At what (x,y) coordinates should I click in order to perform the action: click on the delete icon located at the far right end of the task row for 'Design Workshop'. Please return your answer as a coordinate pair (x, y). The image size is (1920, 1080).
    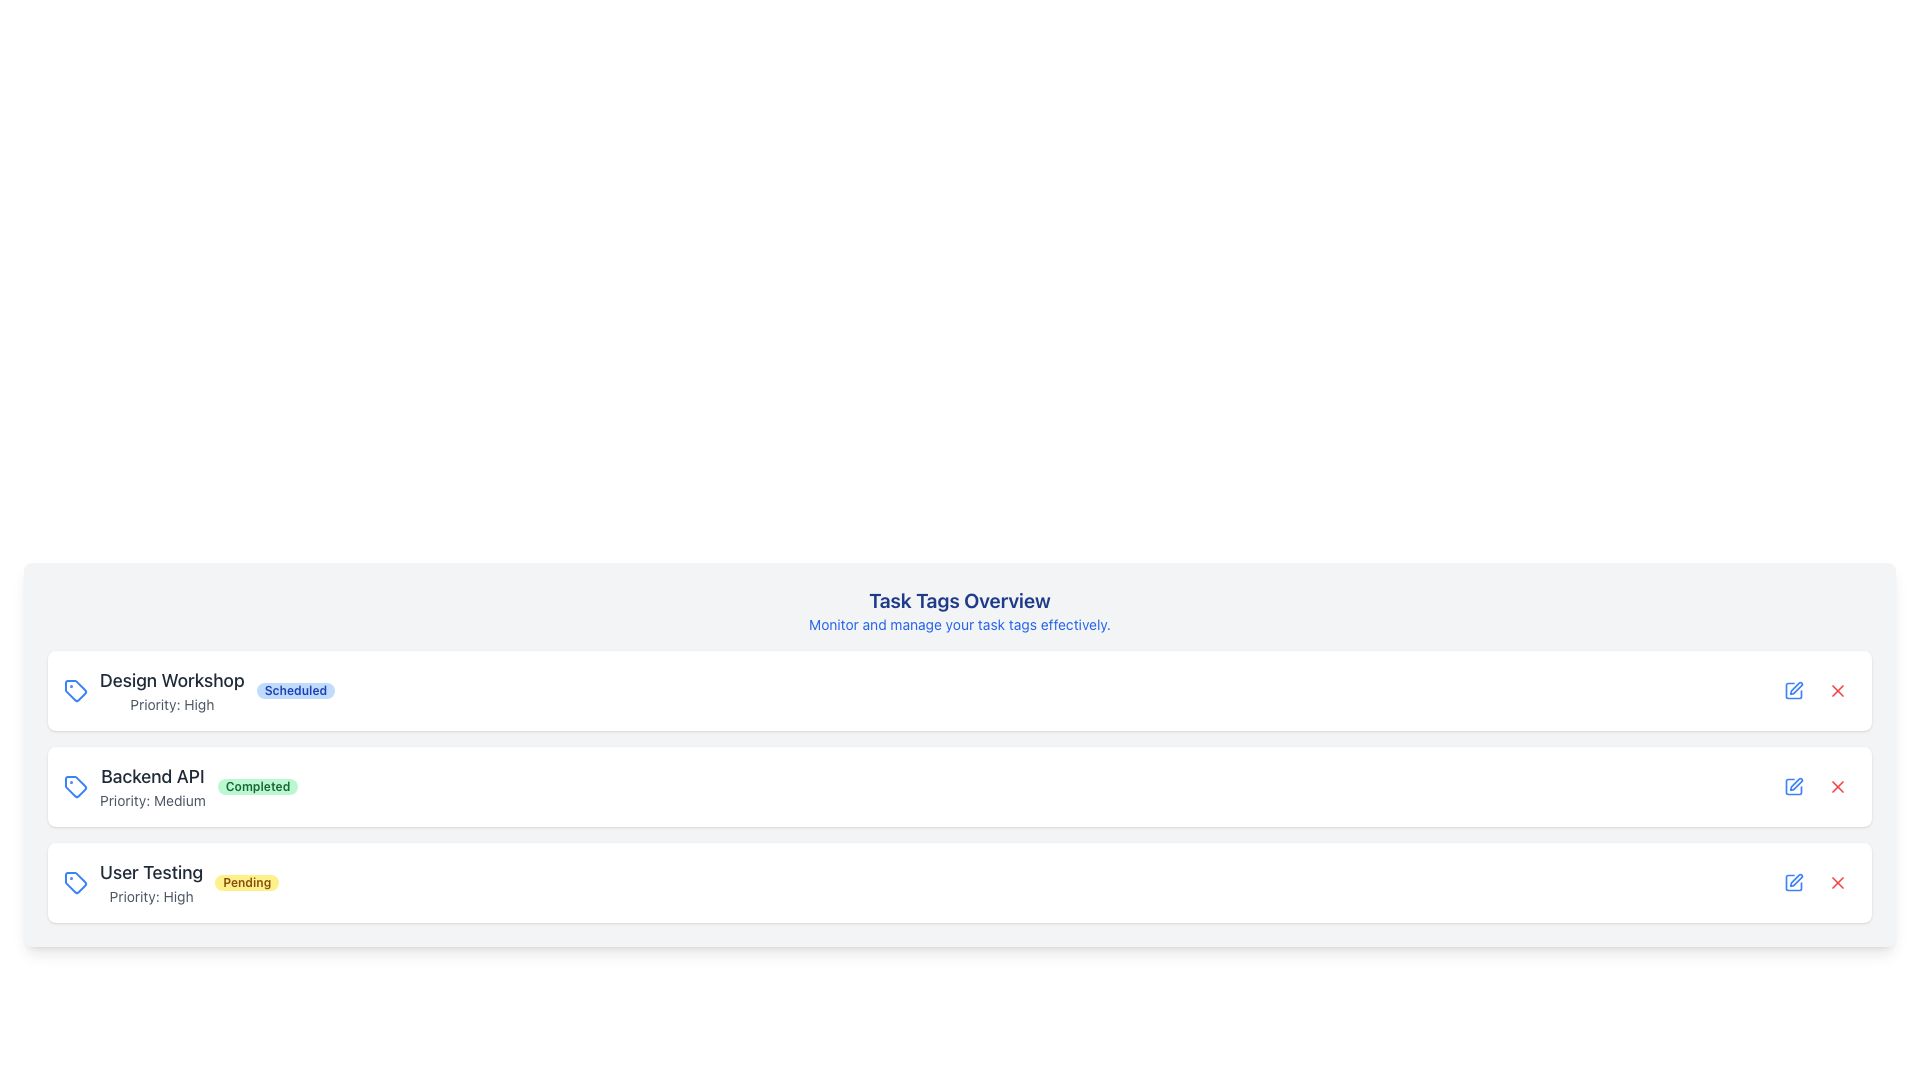
    Looking at the image, I should click on (1838, 689).